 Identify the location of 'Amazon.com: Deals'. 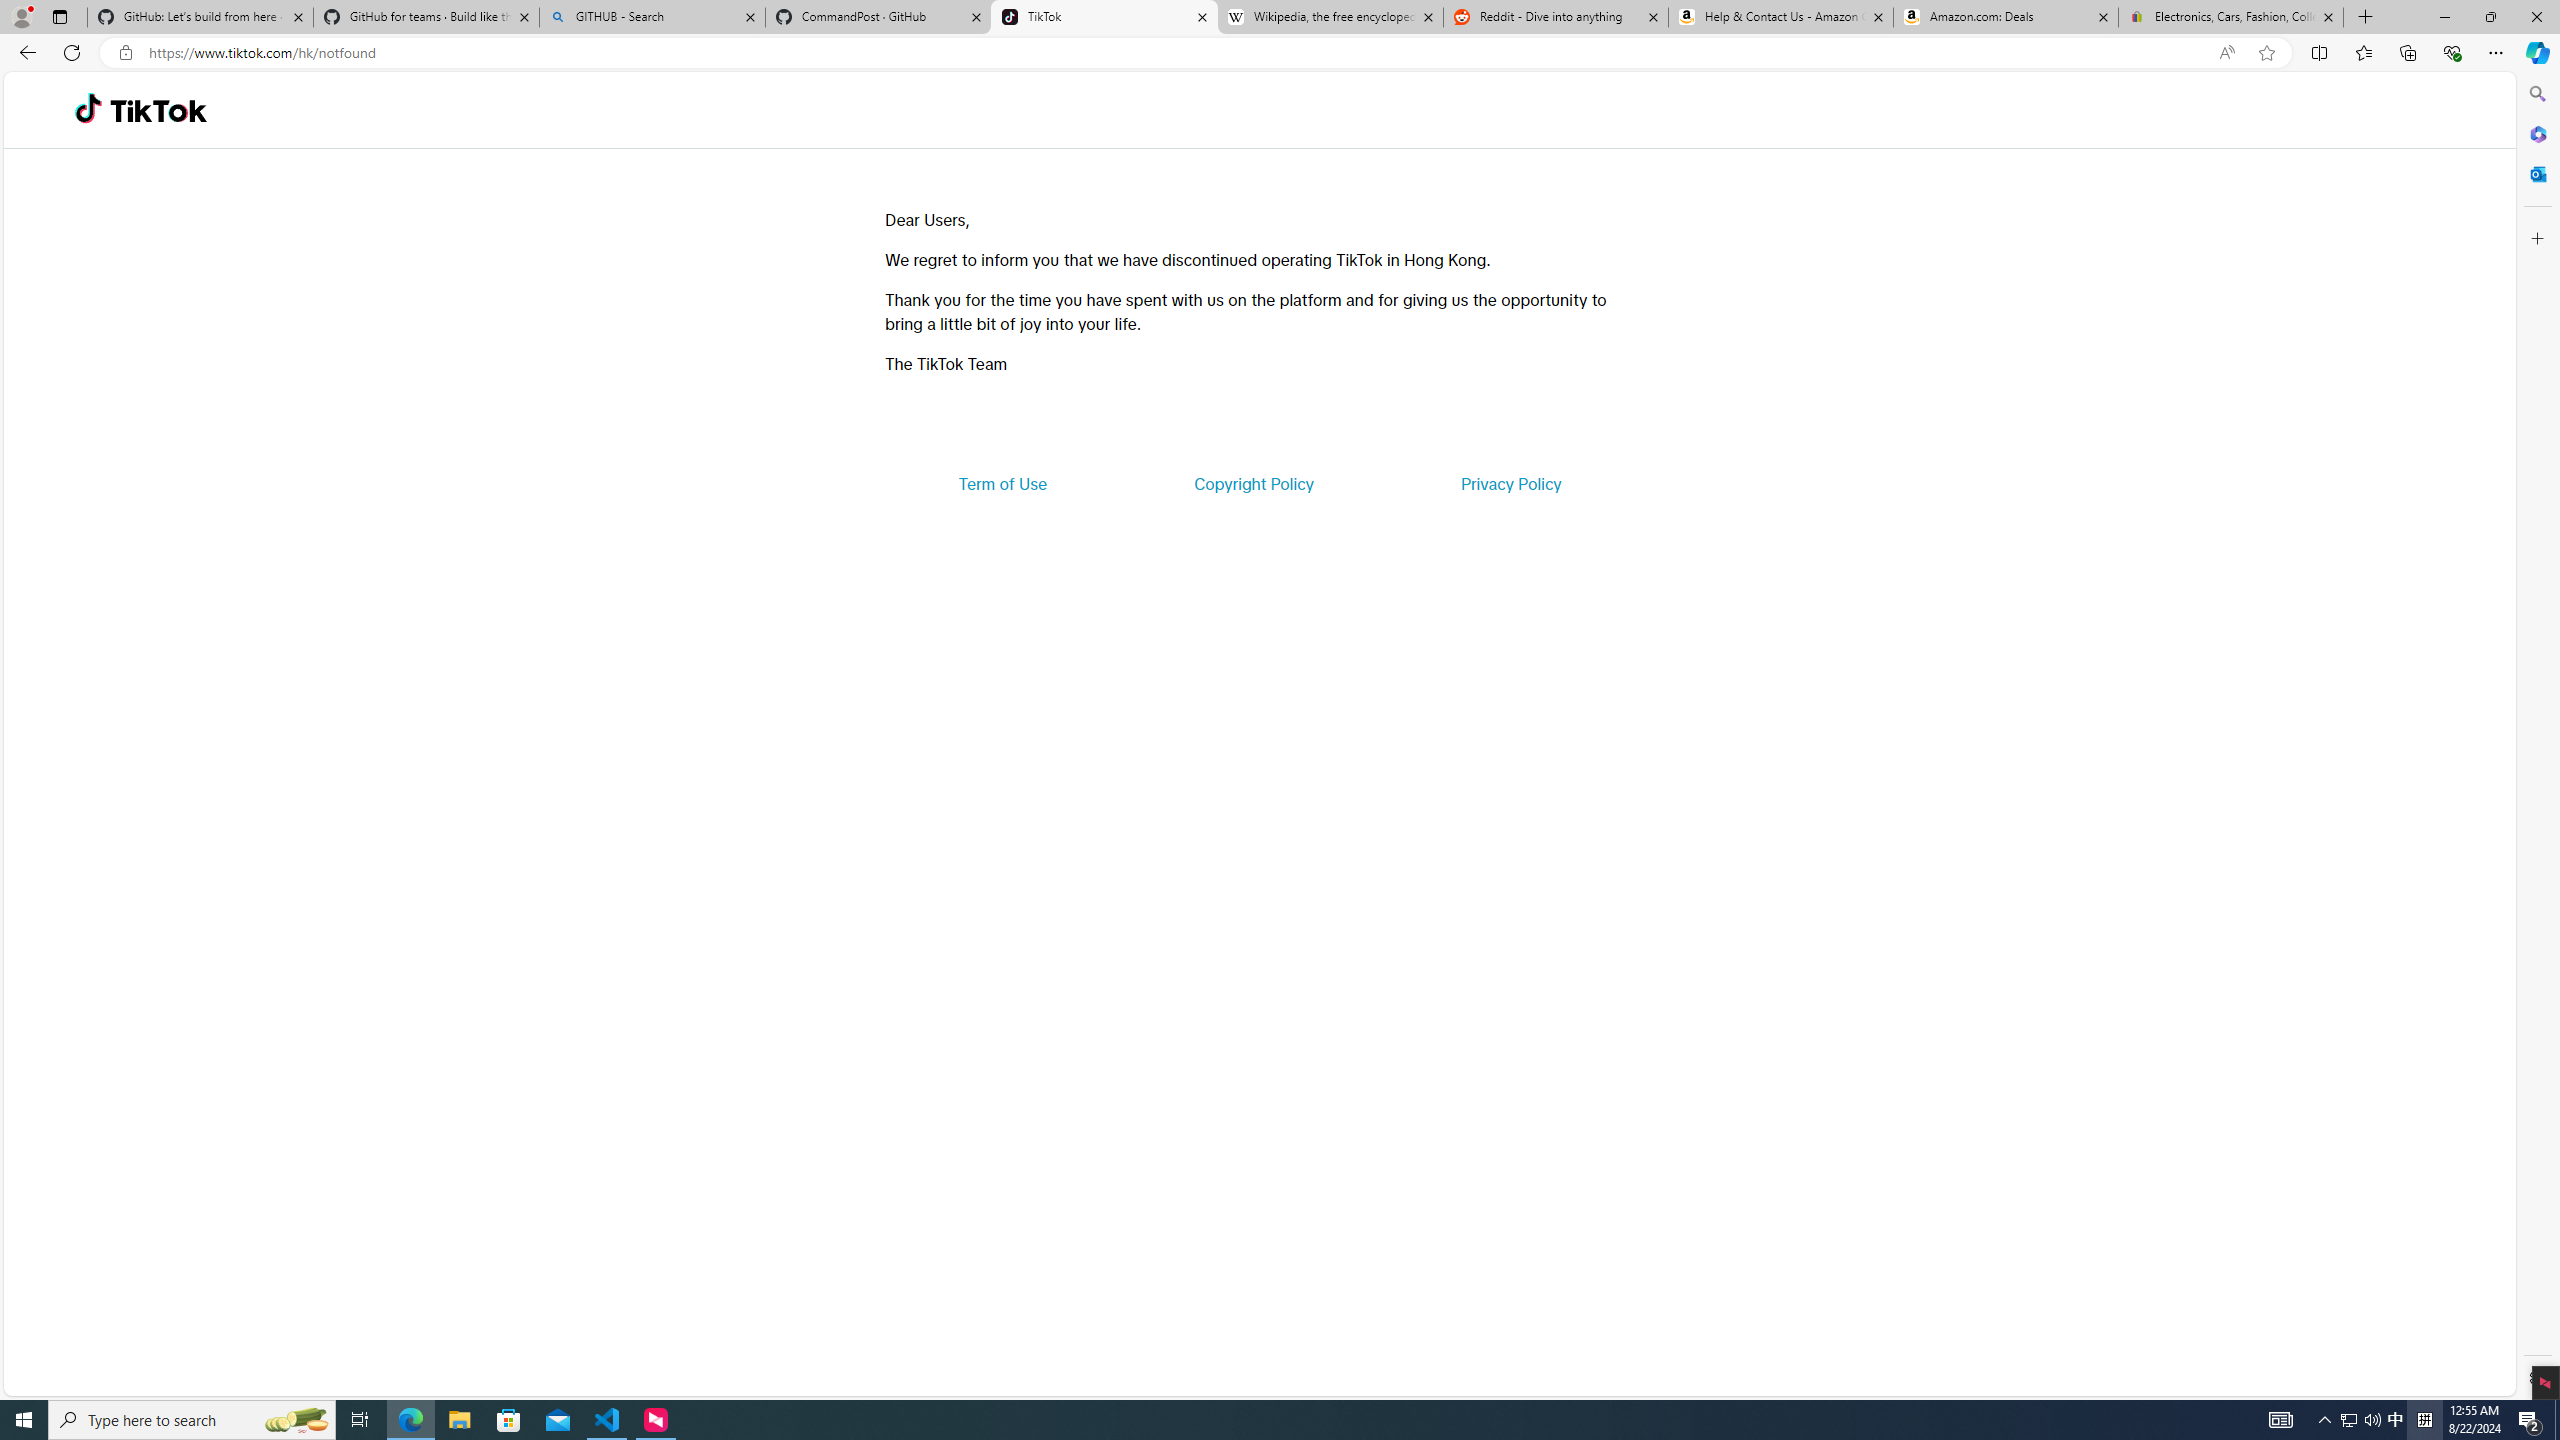
(2005, 16).